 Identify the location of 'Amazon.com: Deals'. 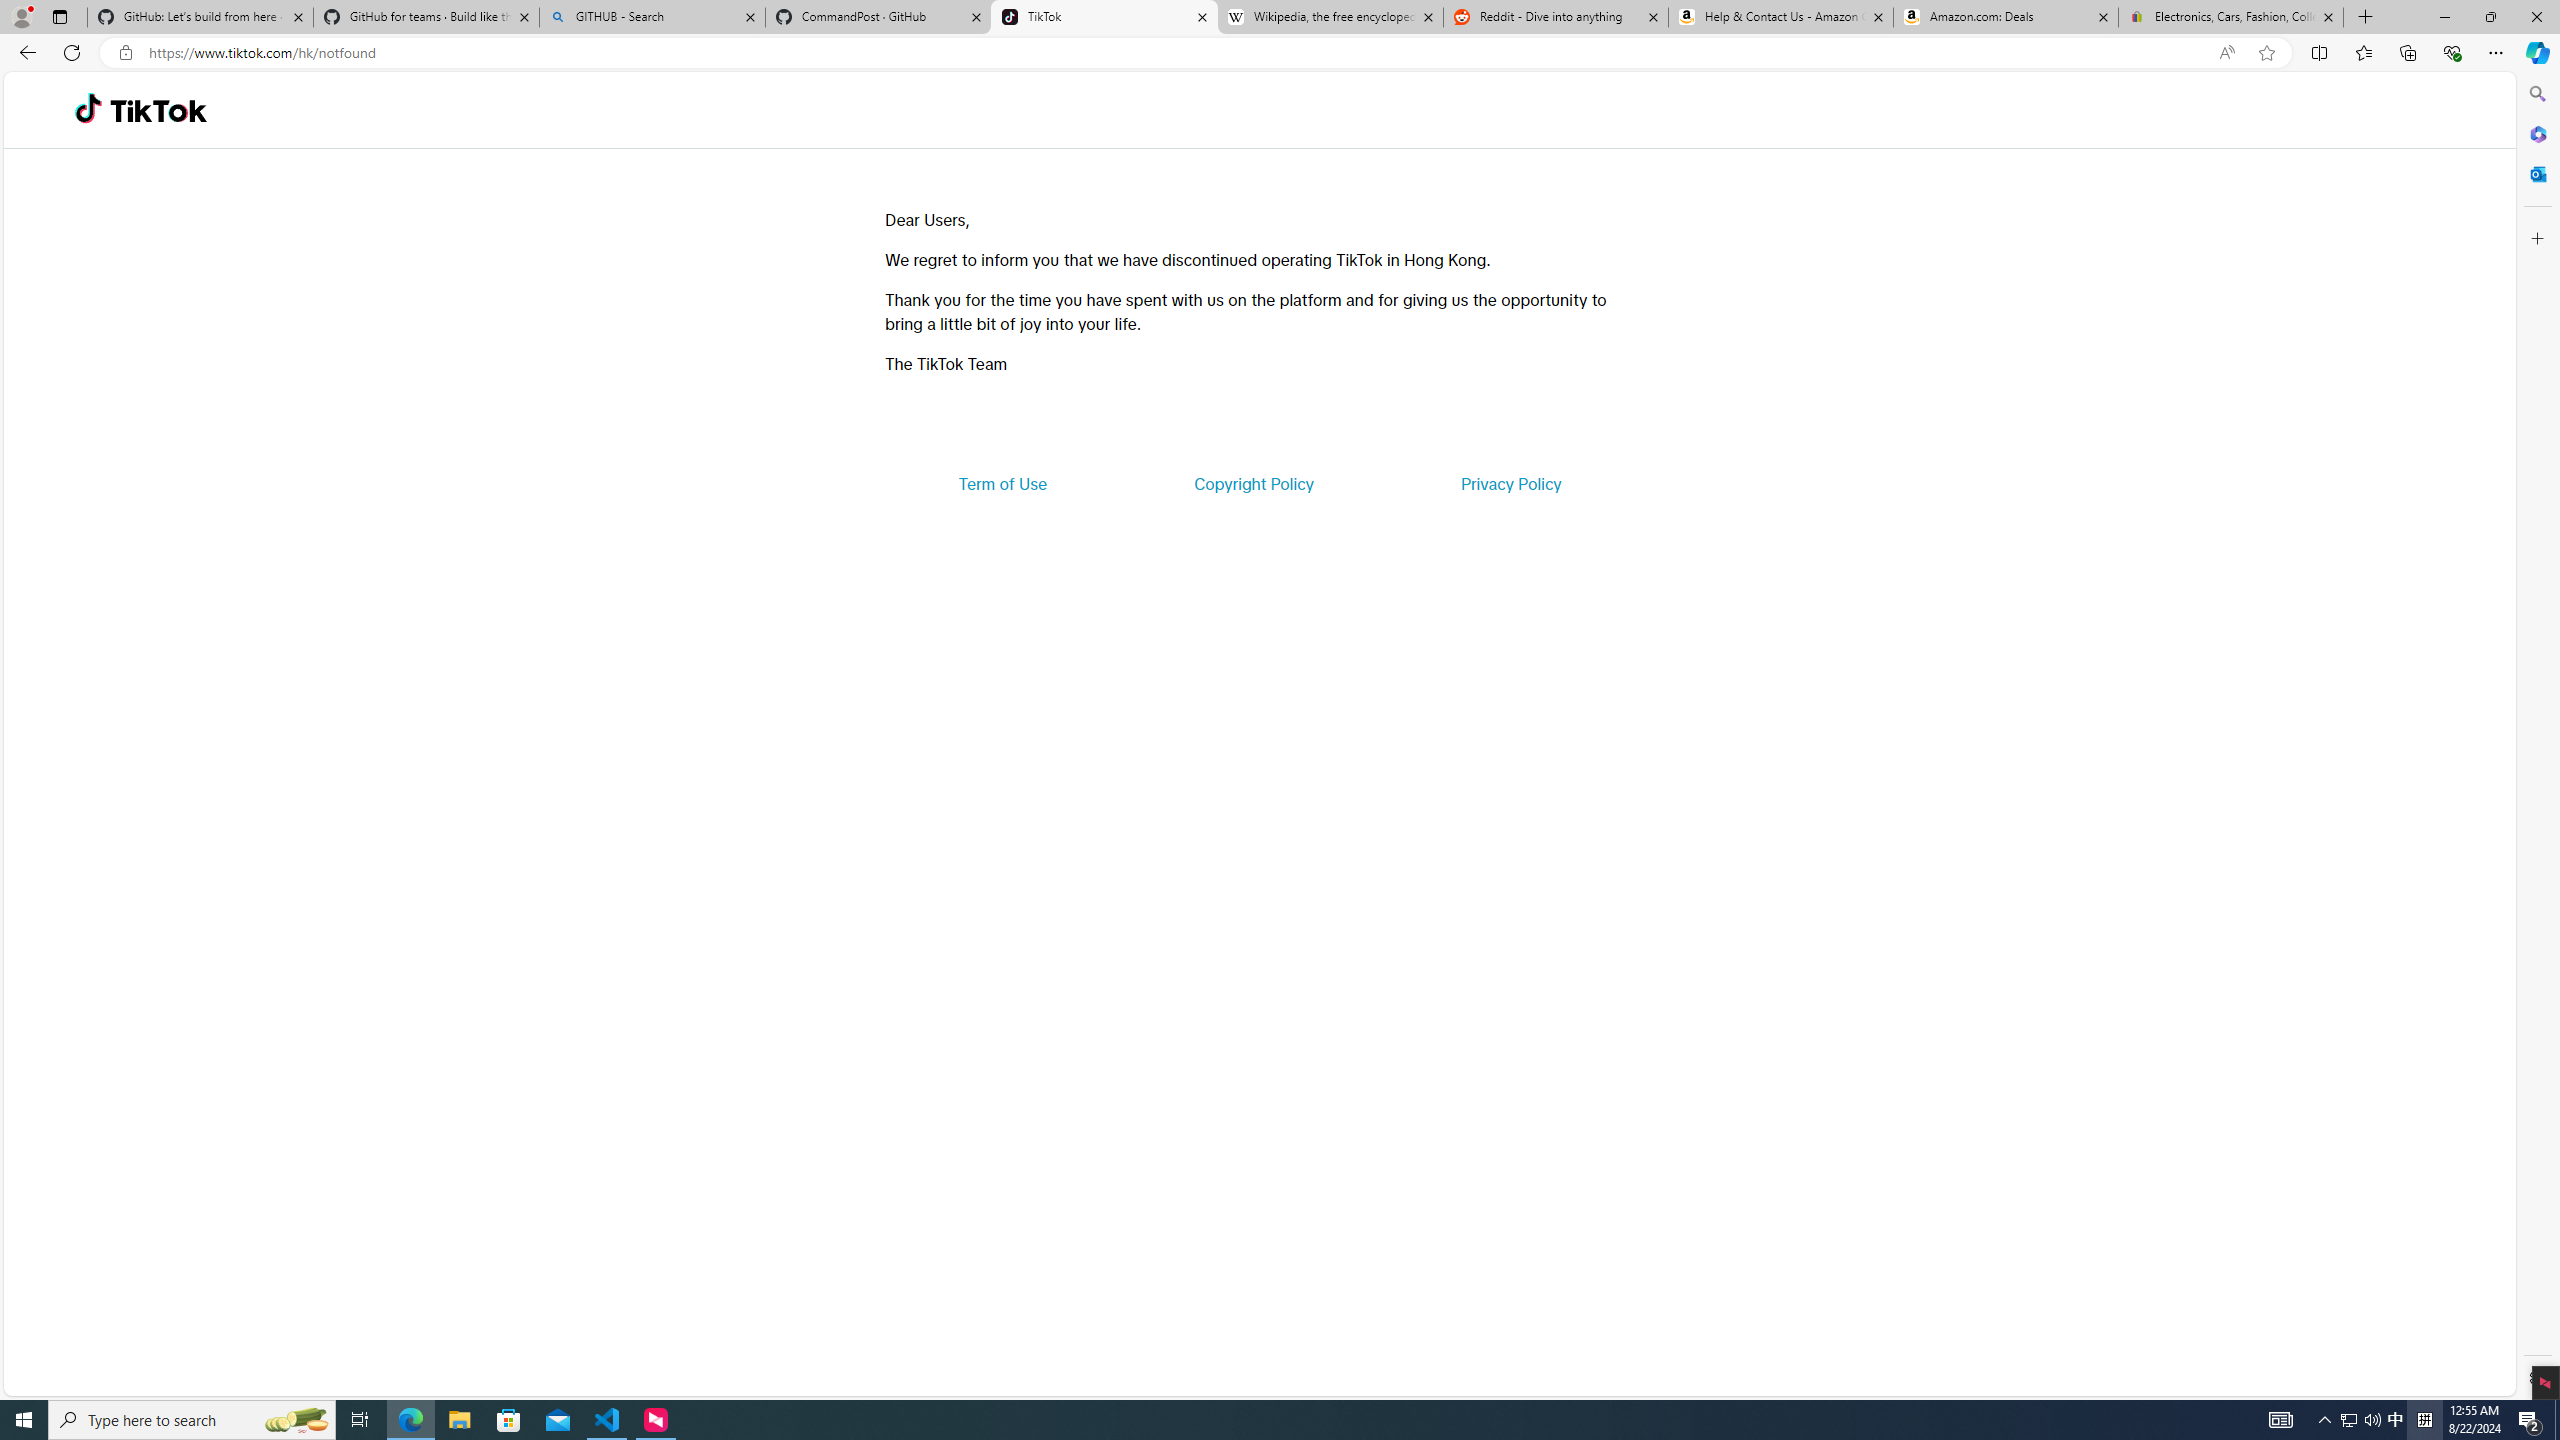
(2005, 16).